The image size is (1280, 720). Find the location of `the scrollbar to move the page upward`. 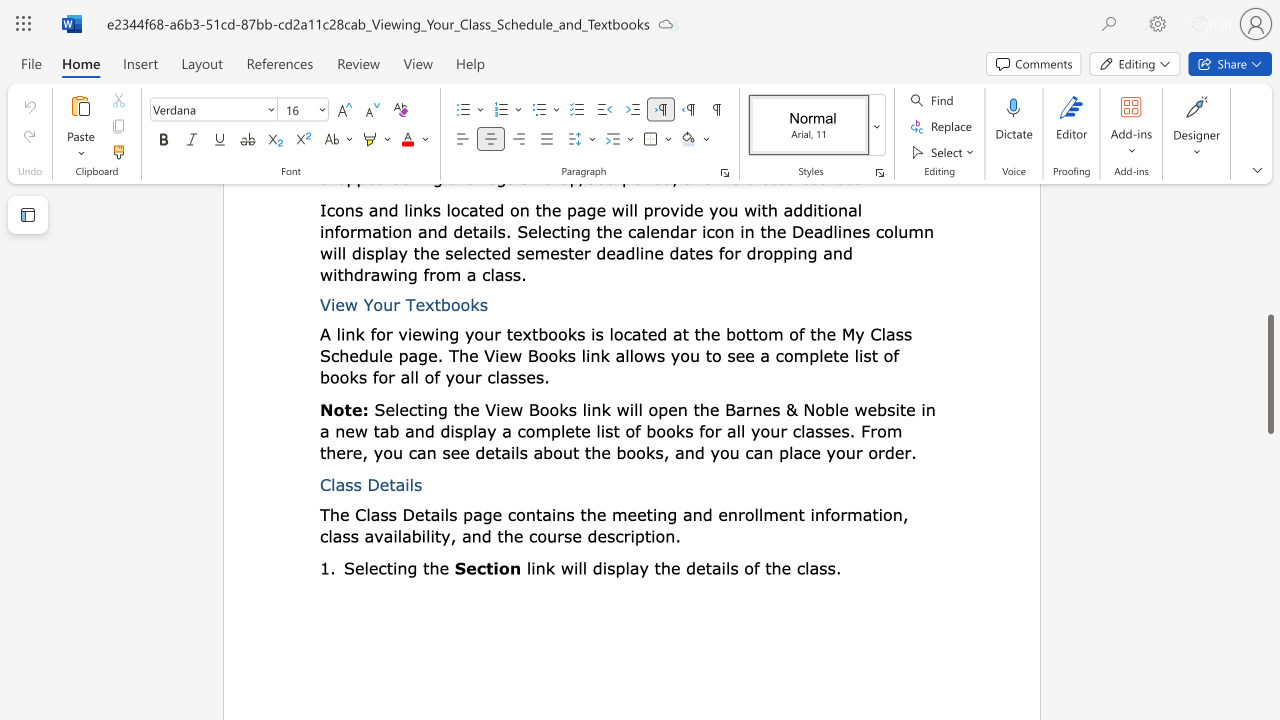

the scrollbar to move the page upward is located at coordinates (1269, 220).